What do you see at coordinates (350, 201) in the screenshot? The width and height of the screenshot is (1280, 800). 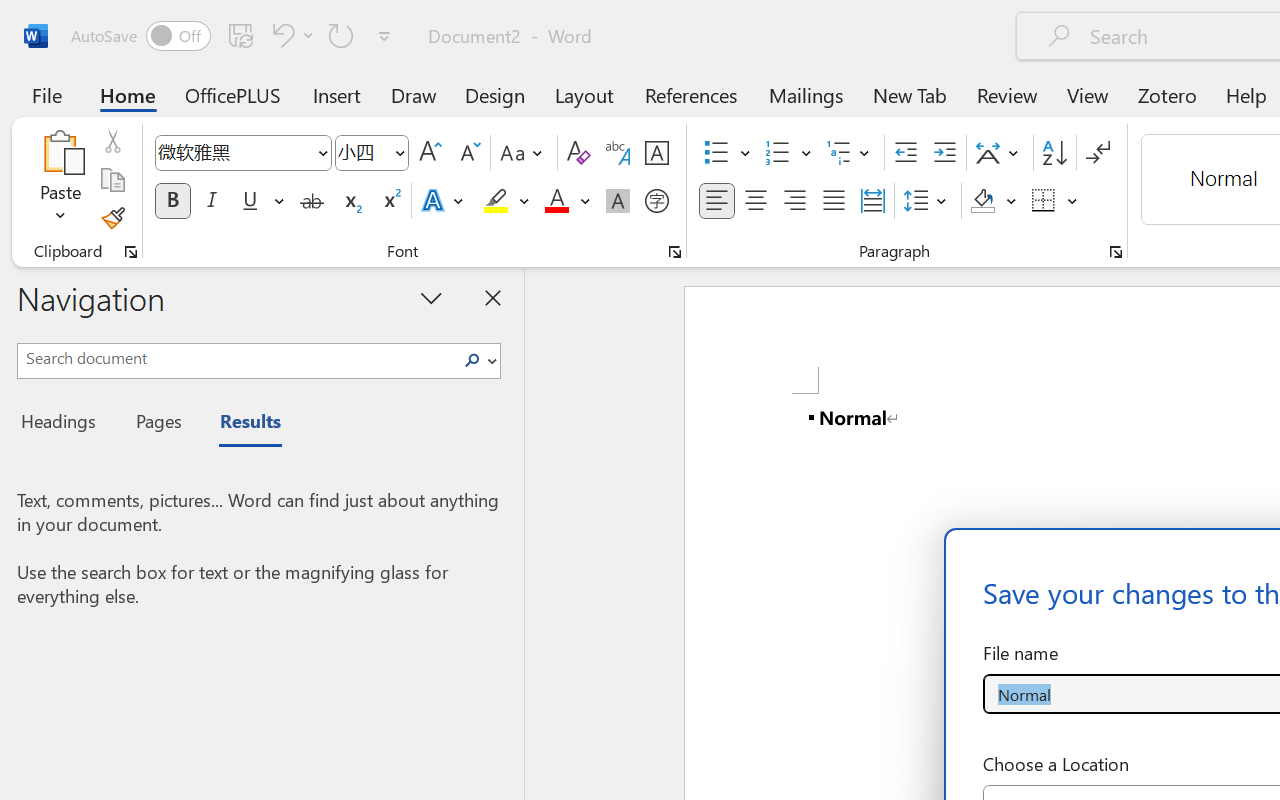 I see `'Subscript'` at bounding box center [350, 201].